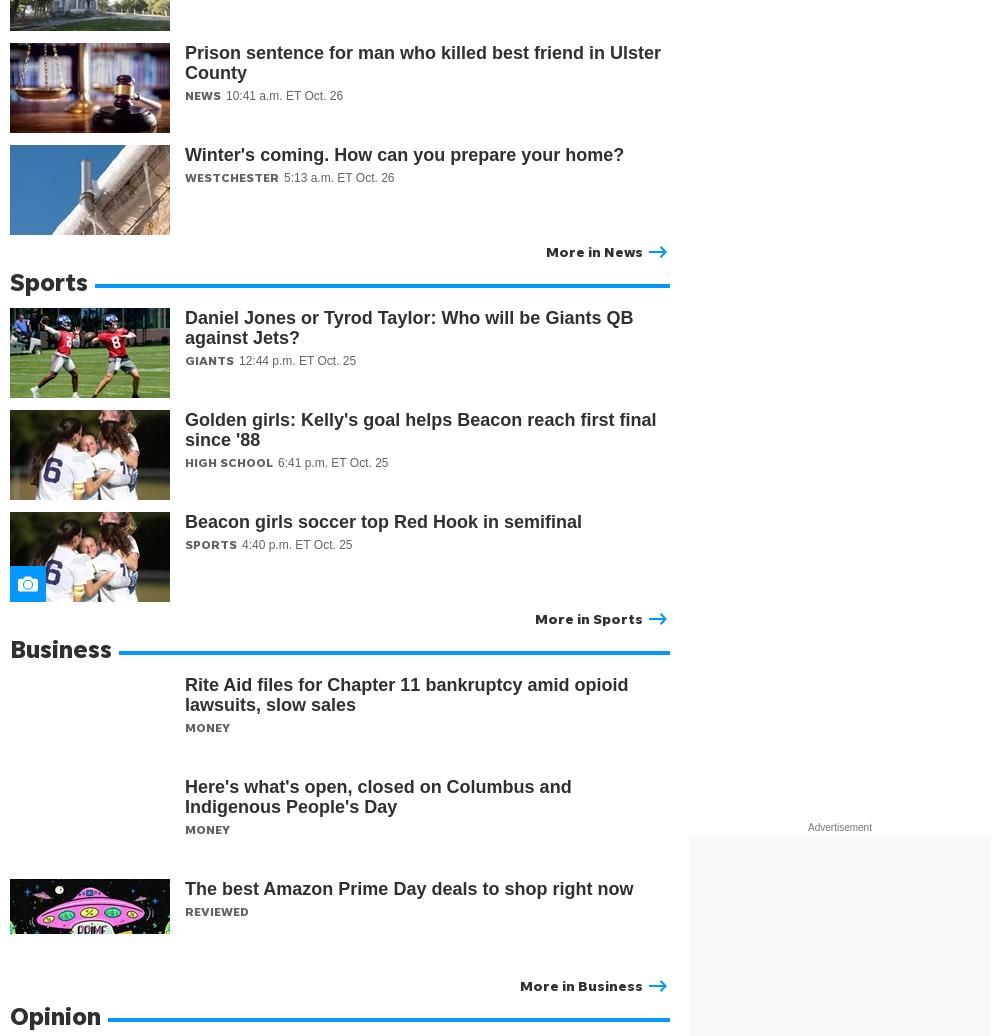 This screenshot has width=1000, height=1036. Describe the element at coordinates (420, 430) in the screenshot. I see `'Golden girls: Kelly's goal helps Beacon reach first final since '88'` at that location.